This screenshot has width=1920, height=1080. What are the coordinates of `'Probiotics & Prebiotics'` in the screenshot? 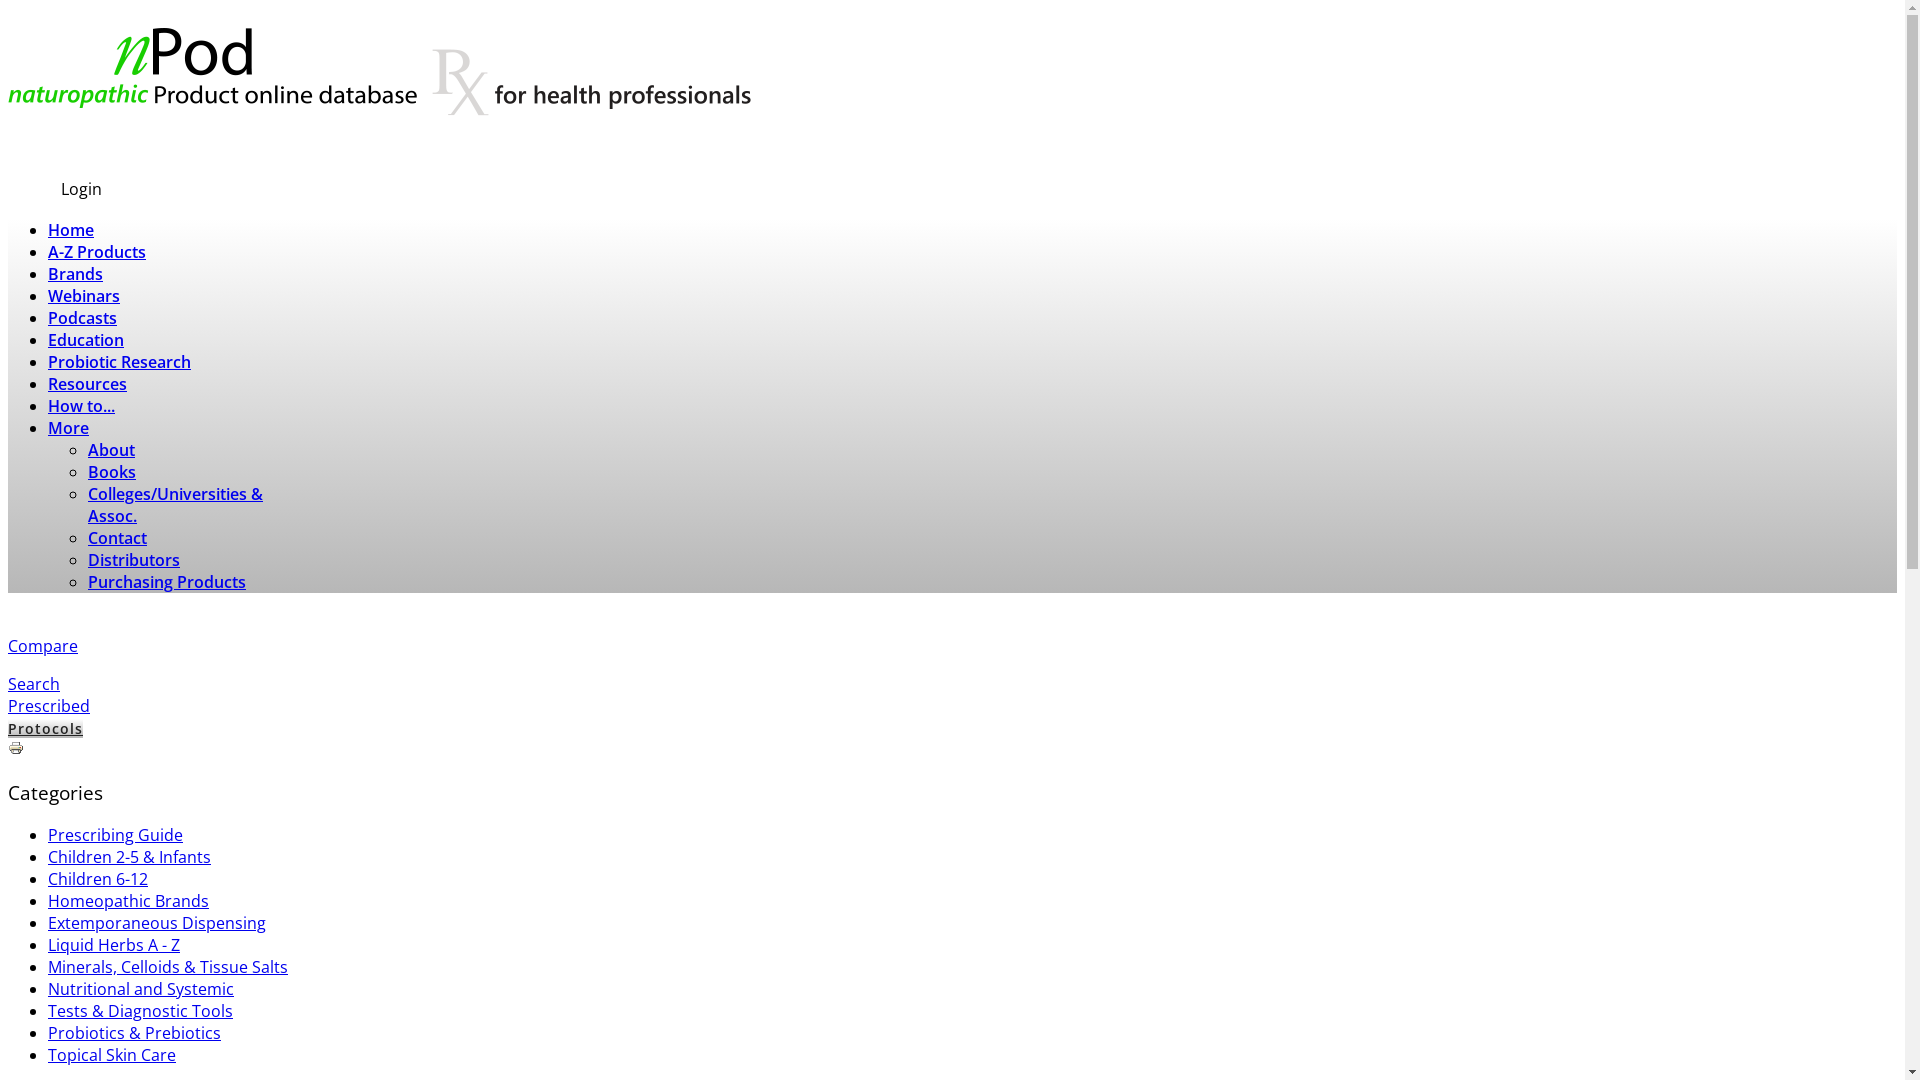 It's located at (133, 1033).